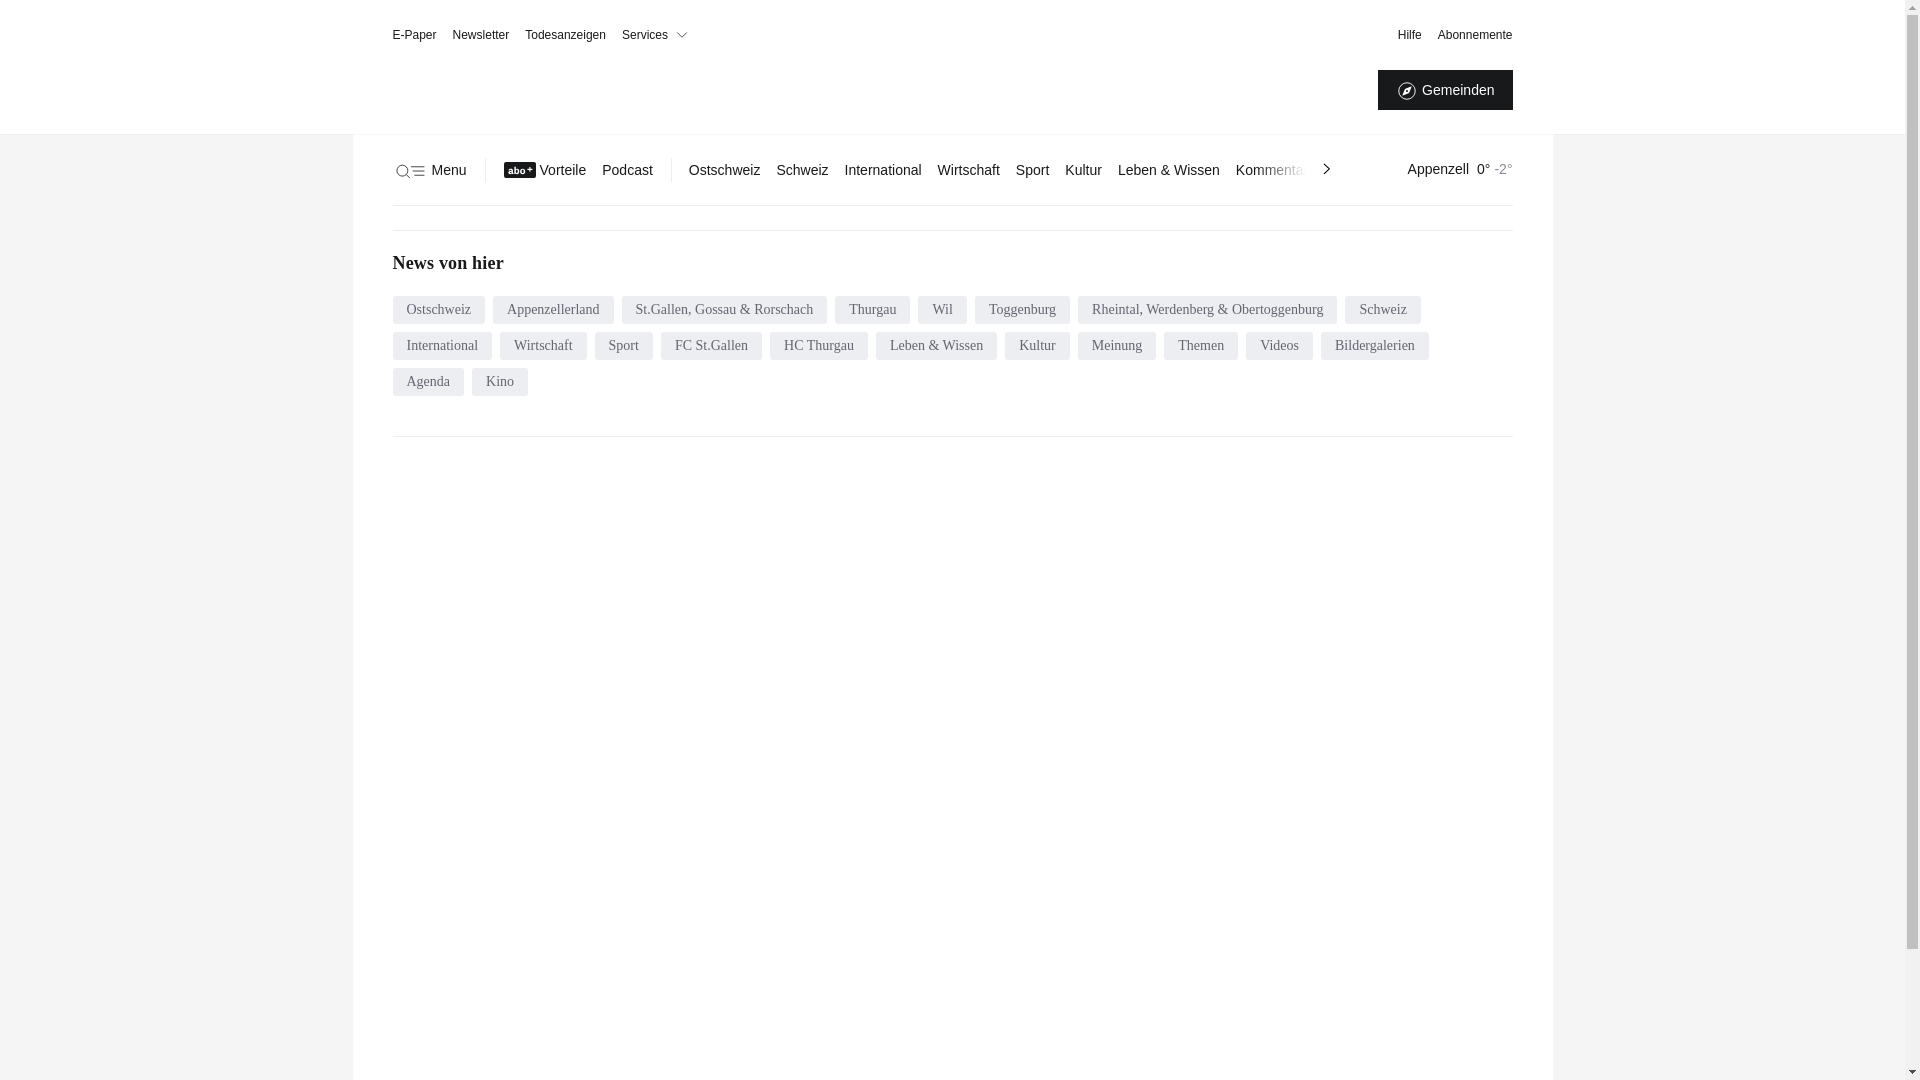 The height and width of the screenshot is (1080, 1920). Describe the element at coordinates (626, 168) in the screenshot. I see `'Podcast'` at that location.